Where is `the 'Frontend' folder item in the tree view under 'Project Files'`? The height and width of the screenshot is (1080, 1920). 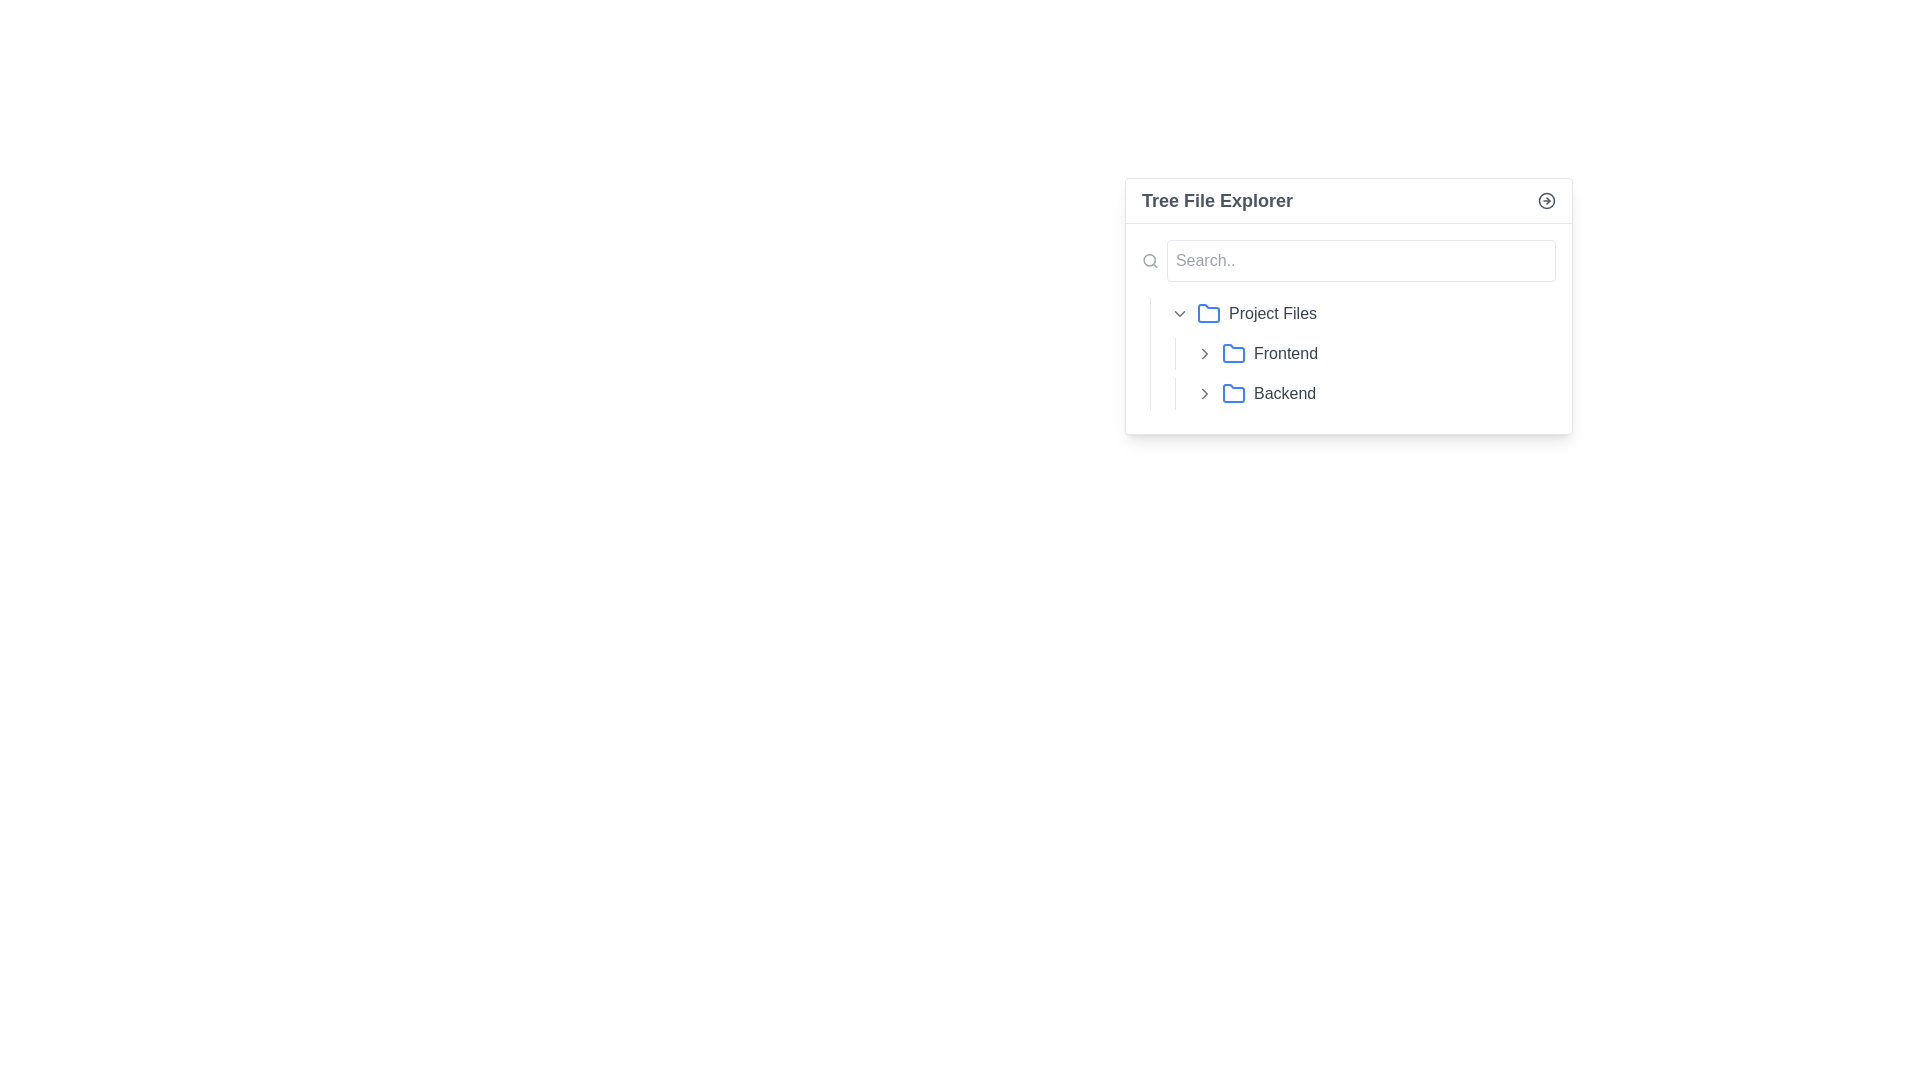 the 'Frontend' folder item in the tree view under 'Project Files' is located at coordinates (1364, 353).